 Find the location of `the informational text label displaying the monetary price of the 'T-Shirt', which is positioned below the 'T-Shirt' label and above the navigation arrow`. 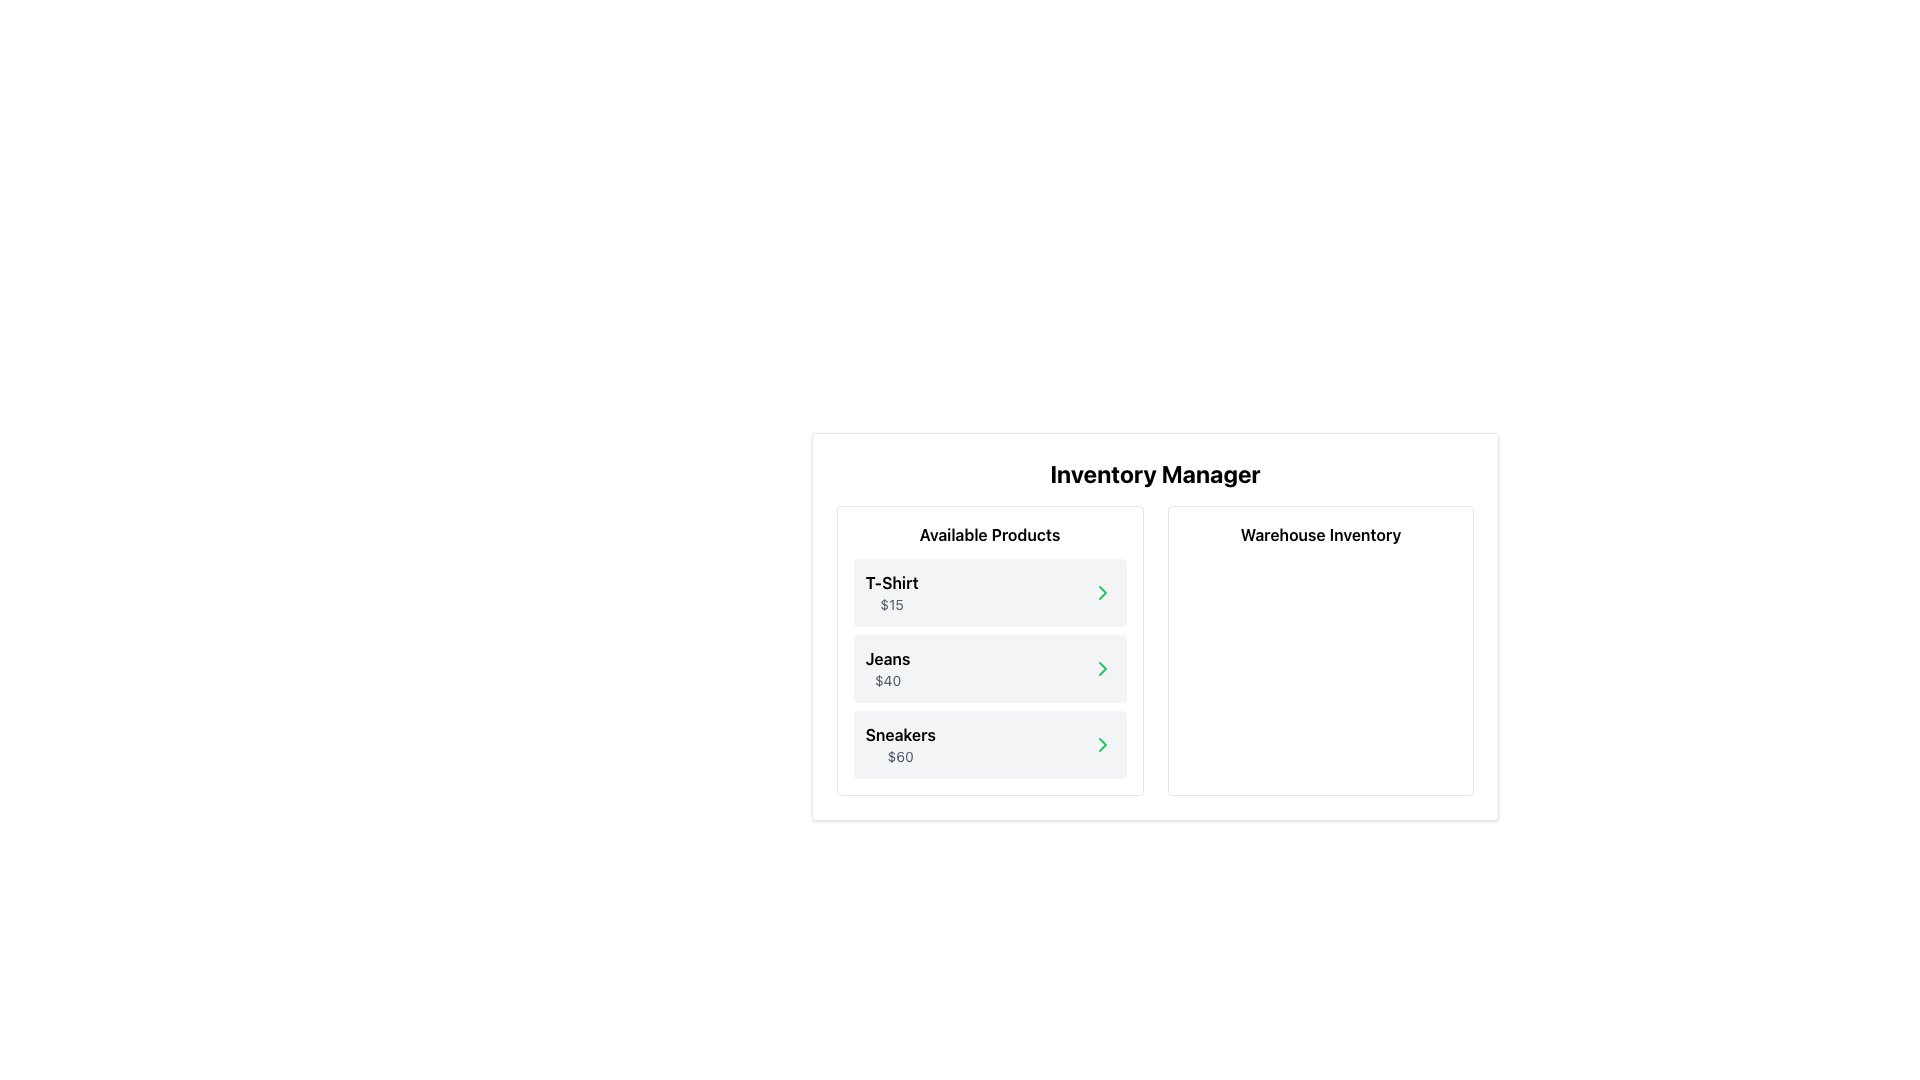

the informational text label displaying the monetary price of the 'T-Shirt', which is positioned below the 'T-Shirt' label and above the navigation arrow is located at coordinates (891, 604).